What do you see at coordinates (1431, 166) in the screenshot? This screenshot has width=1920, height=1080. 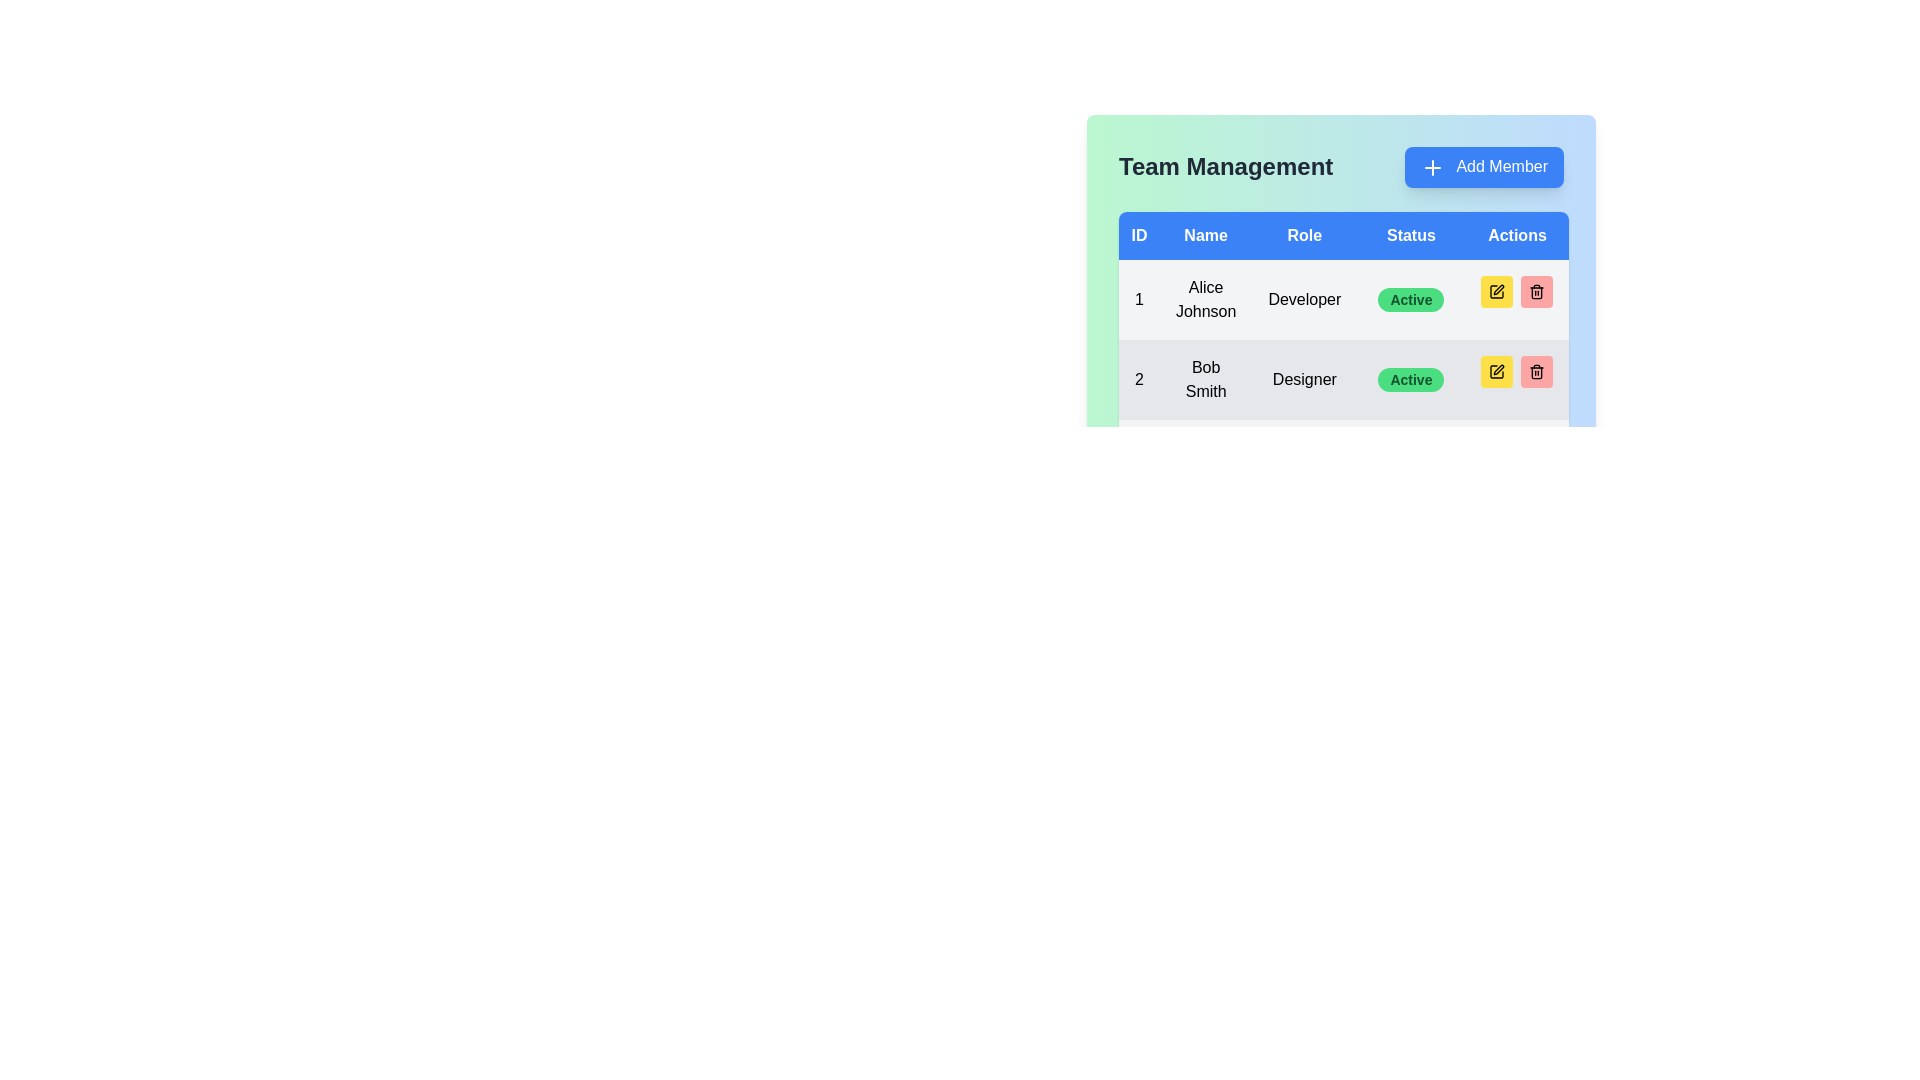 I see `the indicator icon located at the center-left portion of the 'Add Member' button in the upper-right corner of the main interface` at bounding box center [1431, 166].